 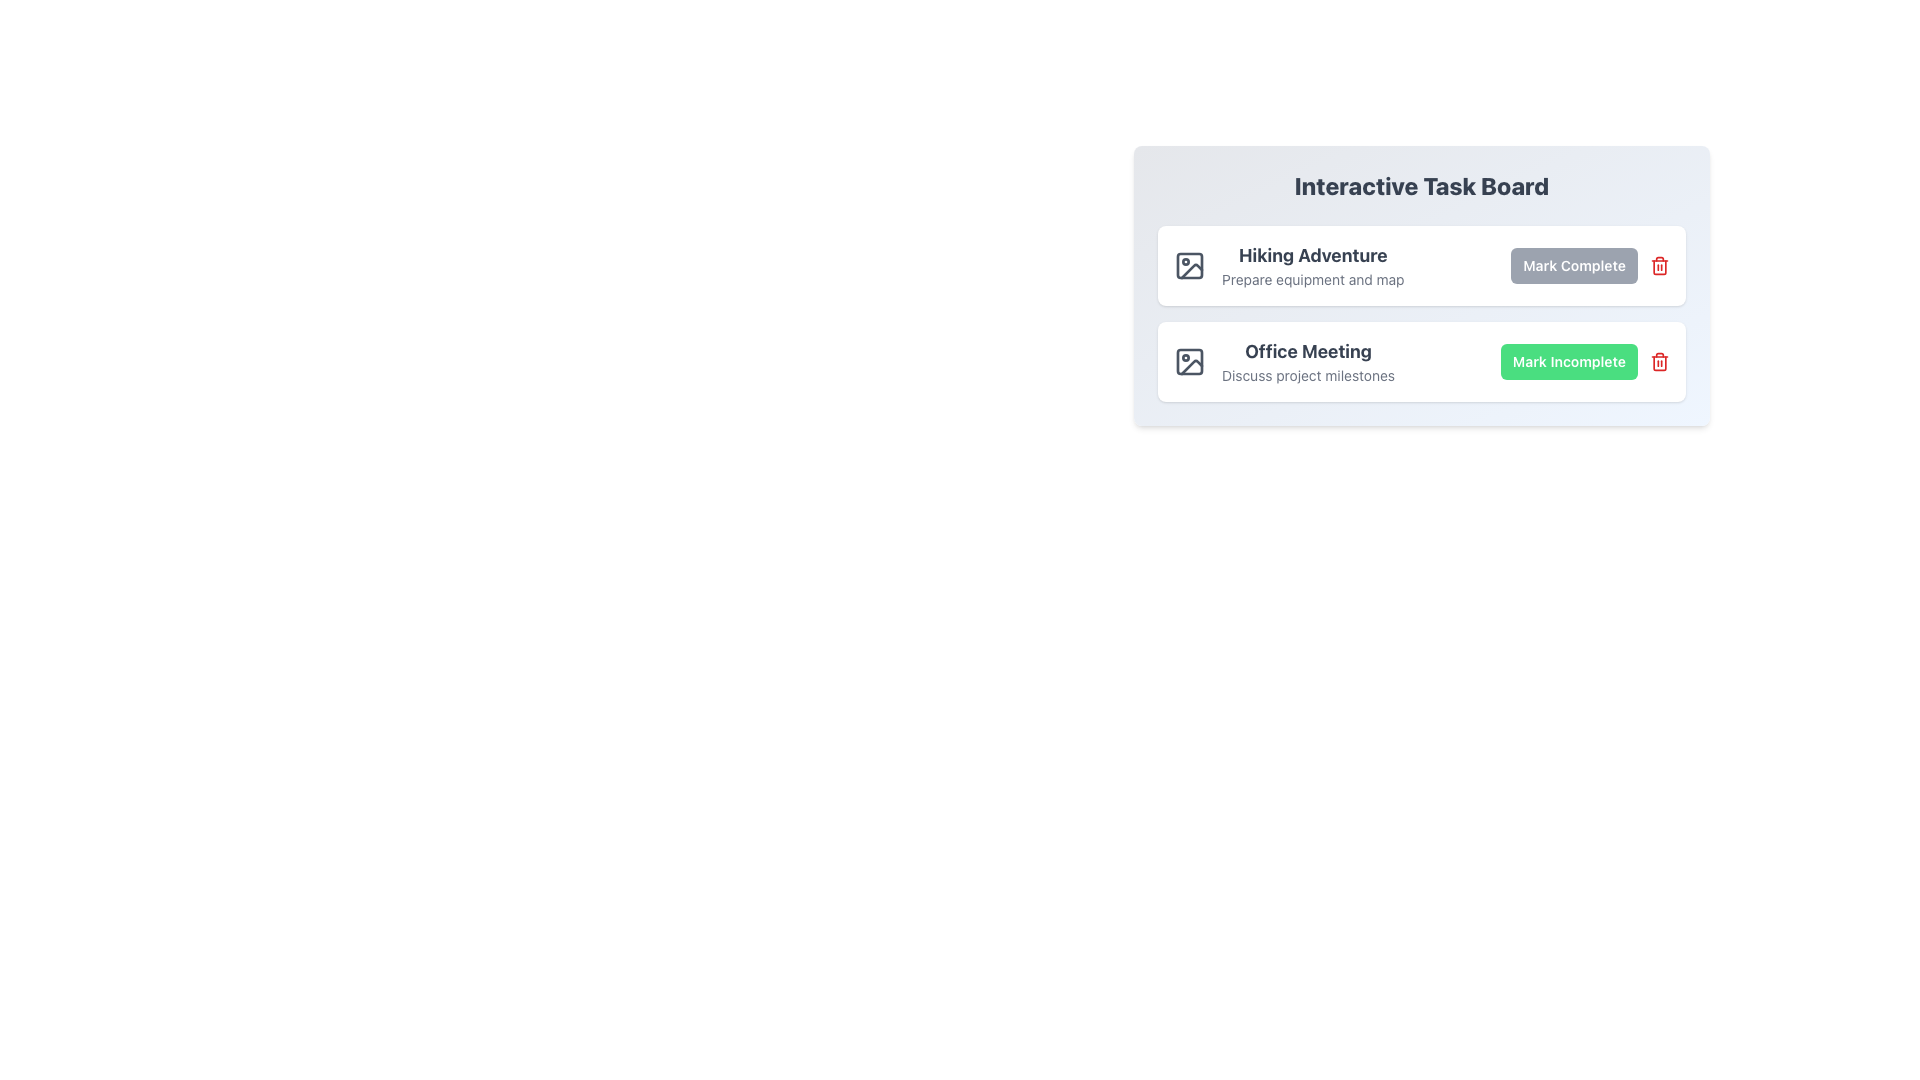 What do you see at coordinates (1308, 350) in the screenshot?
I see `the bold text label 'Office Meeting' which is styled in a large font size and gray color, located at the center of the task card interface` at bounding box center [1308, 350].